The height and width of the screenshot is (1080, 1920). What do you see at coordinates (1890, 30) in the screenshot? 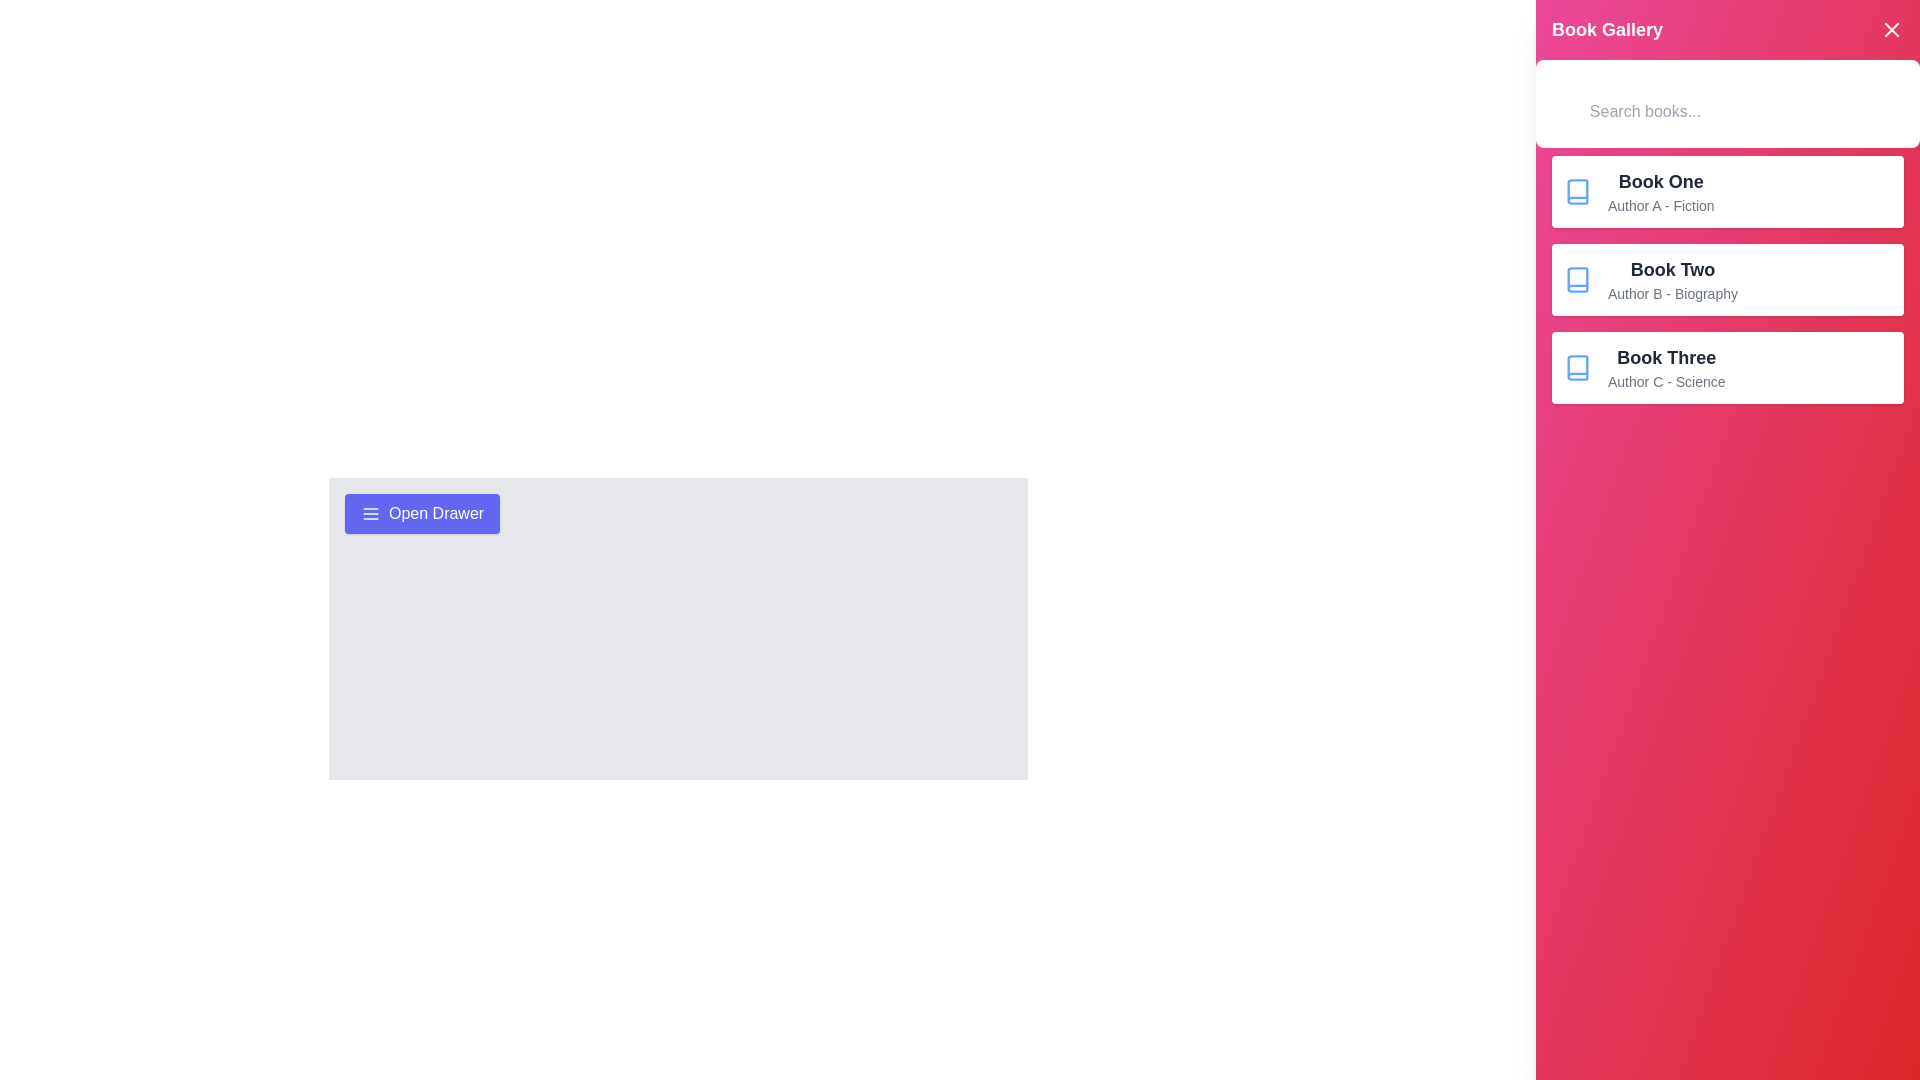
I see `the close button to dismiss the drawer` at bounding box center [1890, 30].